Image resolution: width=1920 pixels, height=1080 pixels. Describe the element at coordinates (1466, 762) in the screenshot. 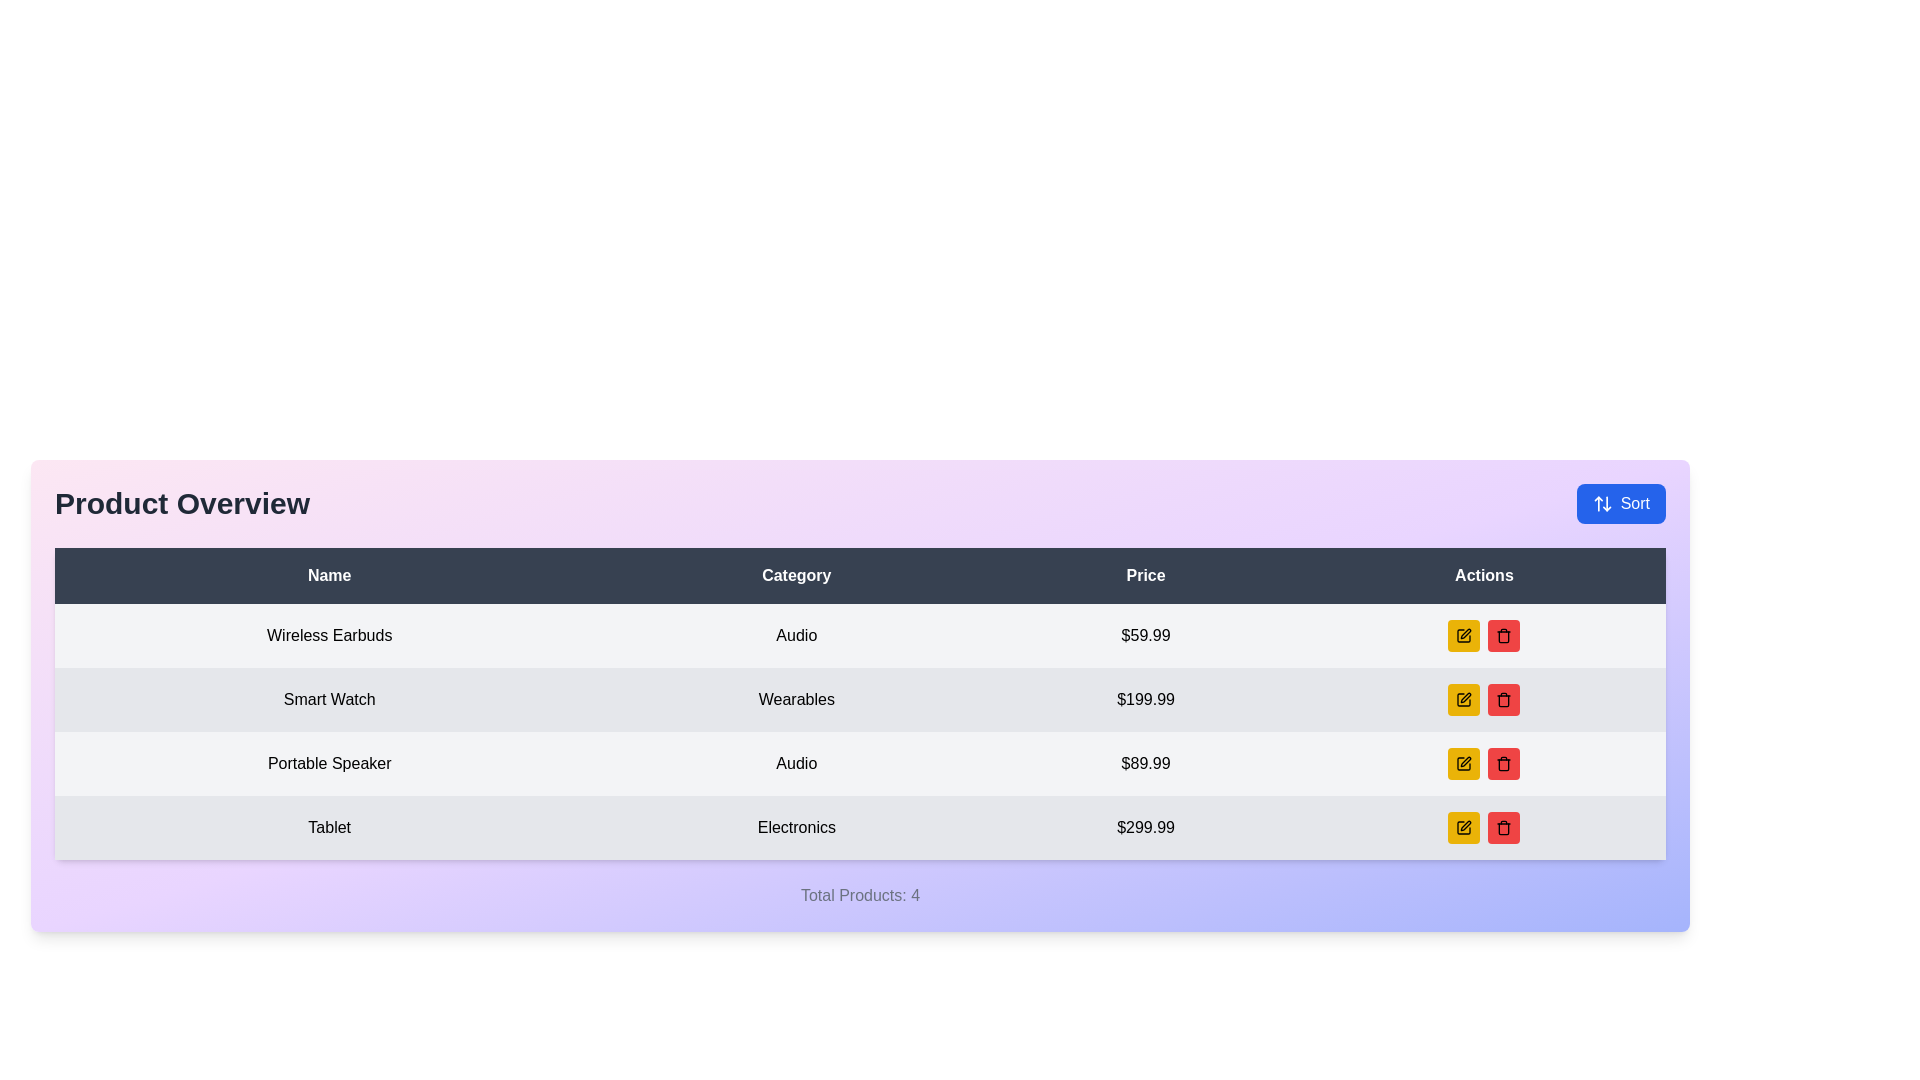

I see `the edit icon resembling a pen, located in the 'Actions' column of the data table for the 'Portable Speaker' entry, to initiate editing` at that location.